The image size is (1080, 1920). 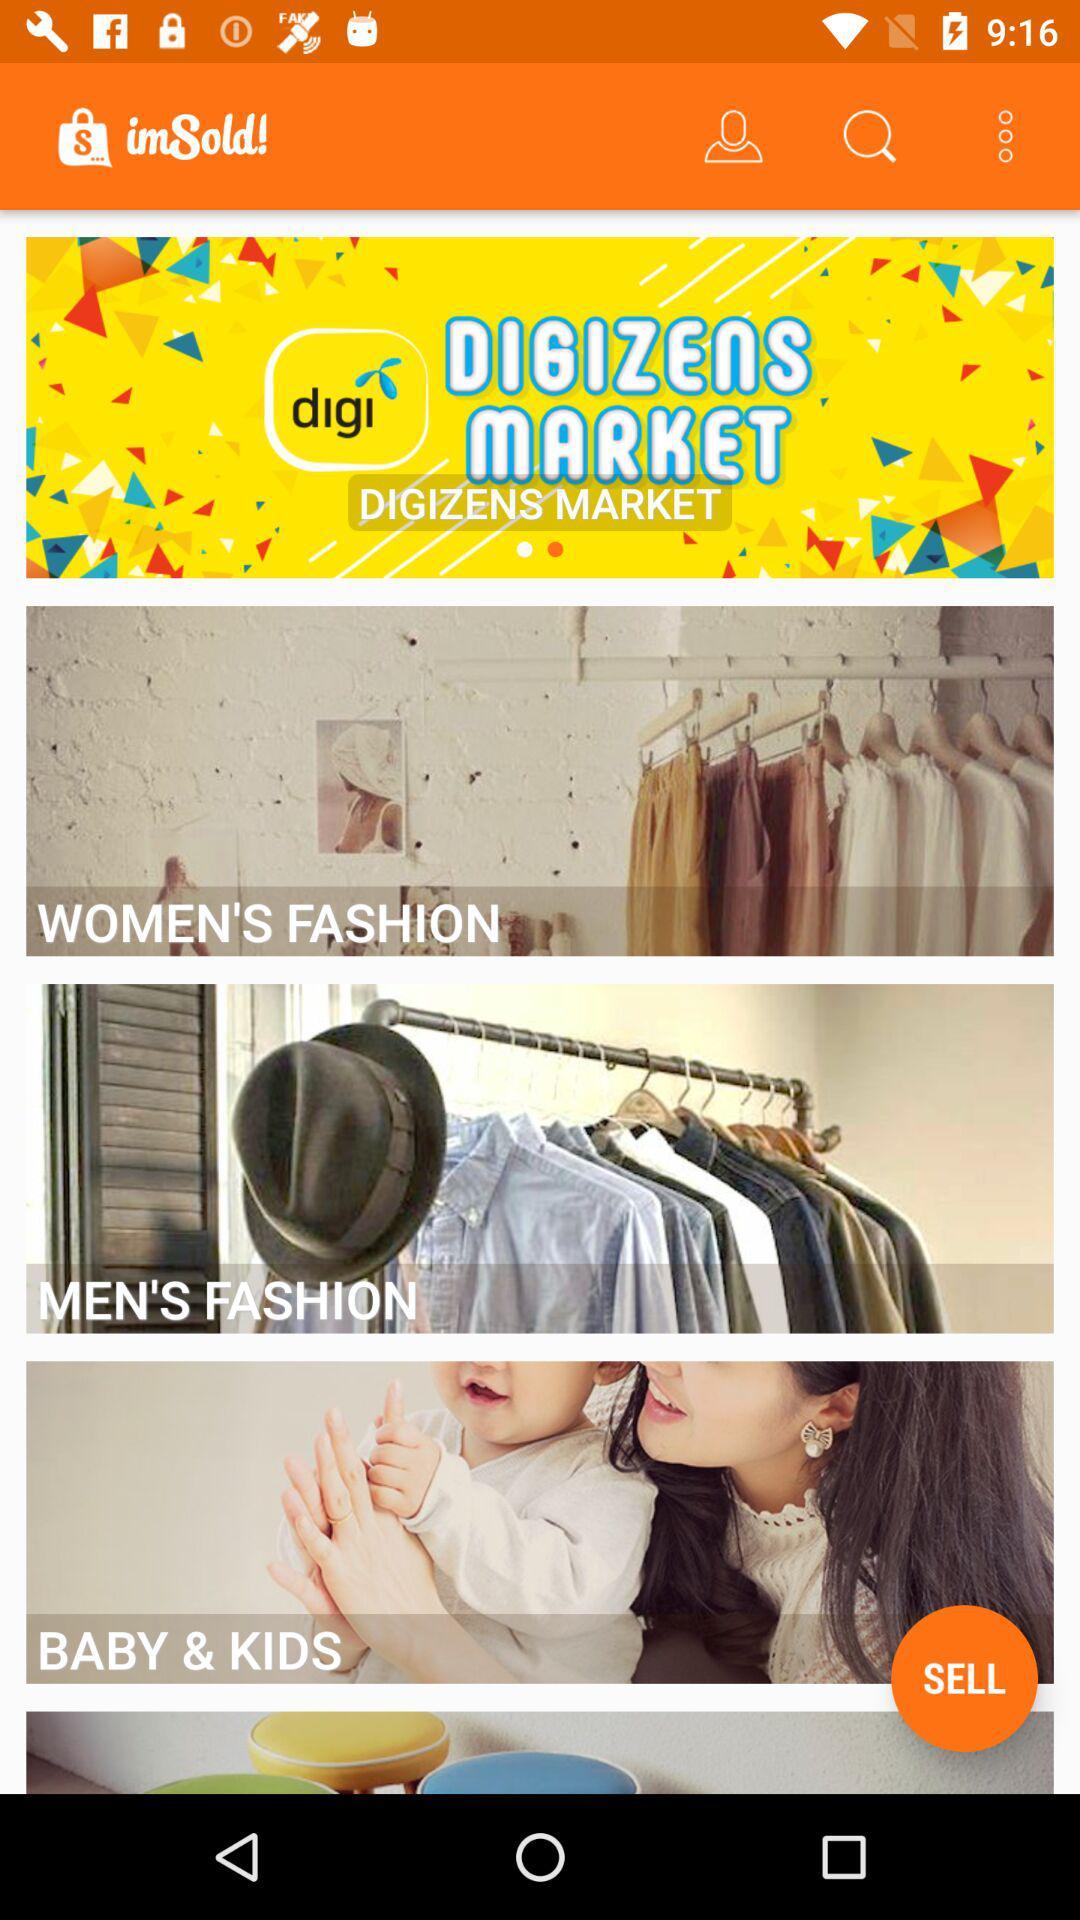 What do you see at coordinates (963, 1678) in the screenshot?
I see `sell an item` at bounding box center [963, 1678].